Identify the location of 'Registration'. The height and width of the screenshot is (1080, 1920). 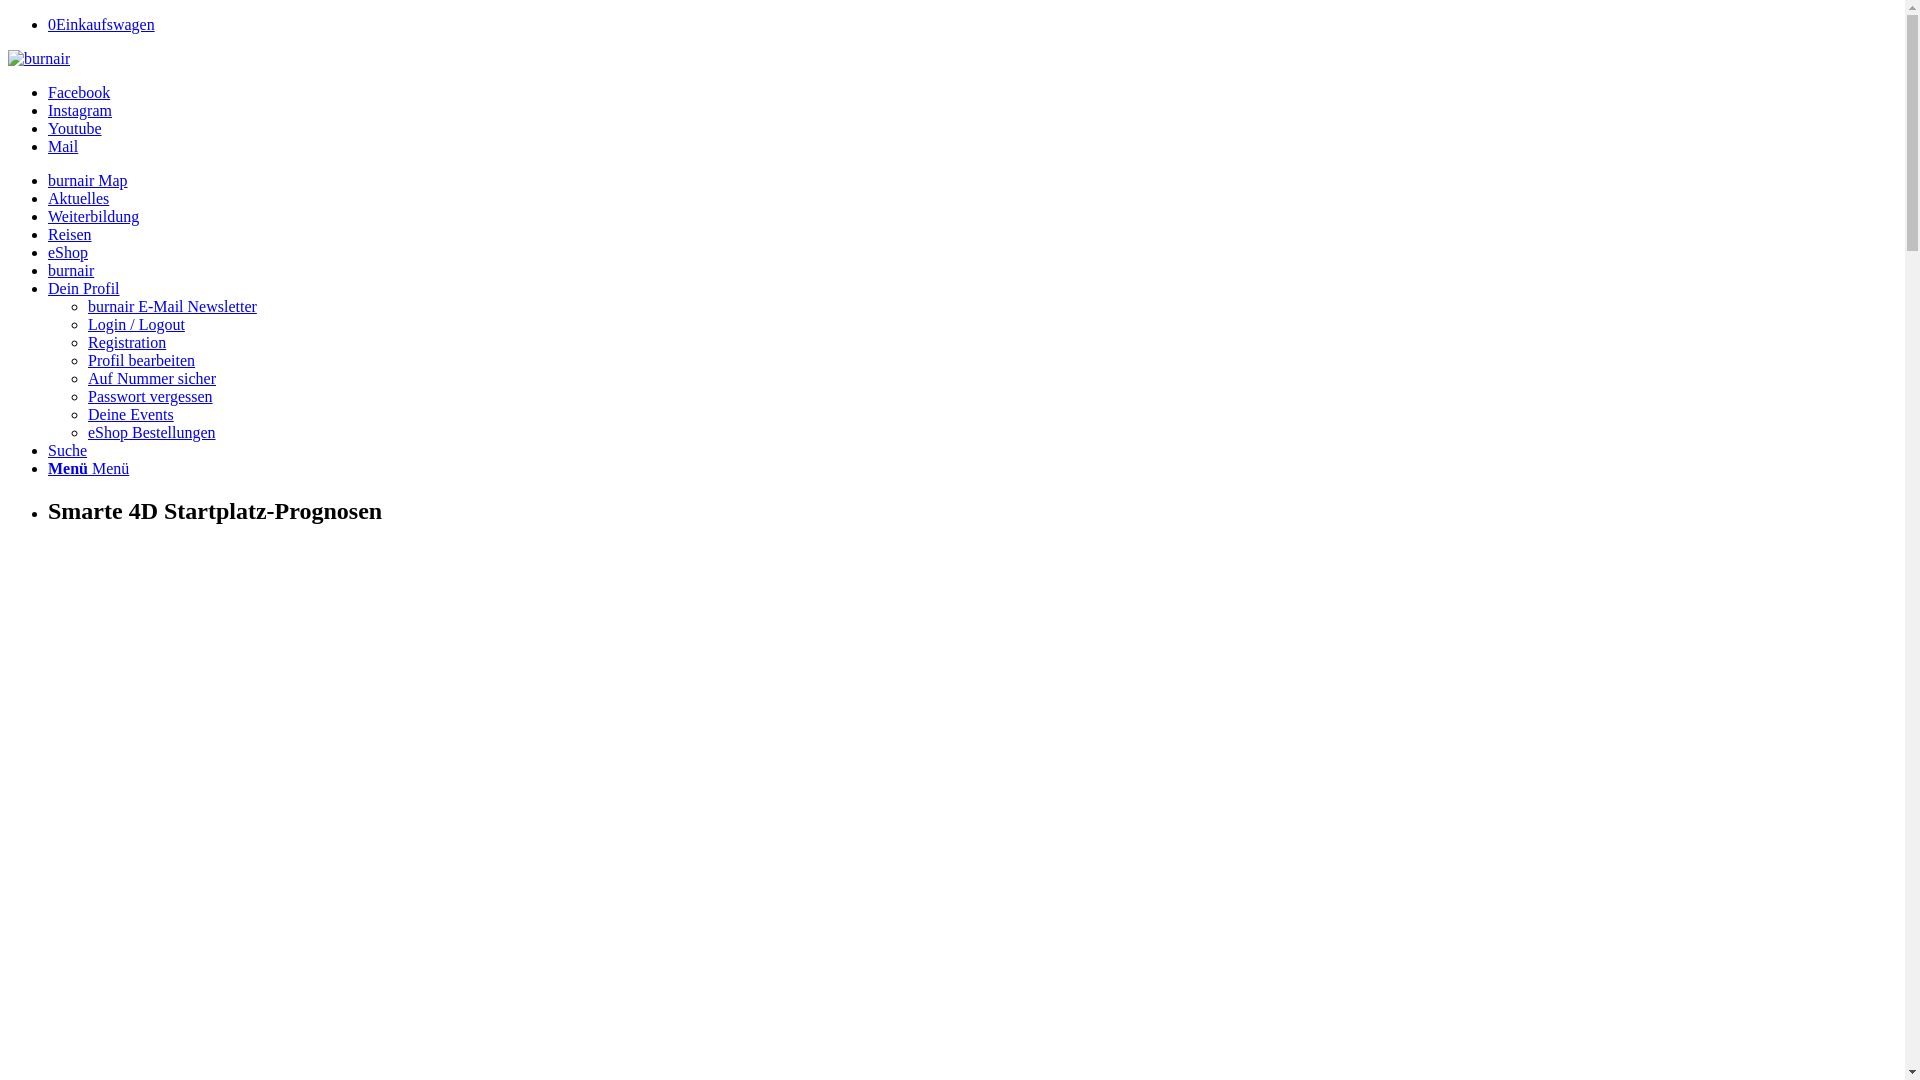
(125, 341).